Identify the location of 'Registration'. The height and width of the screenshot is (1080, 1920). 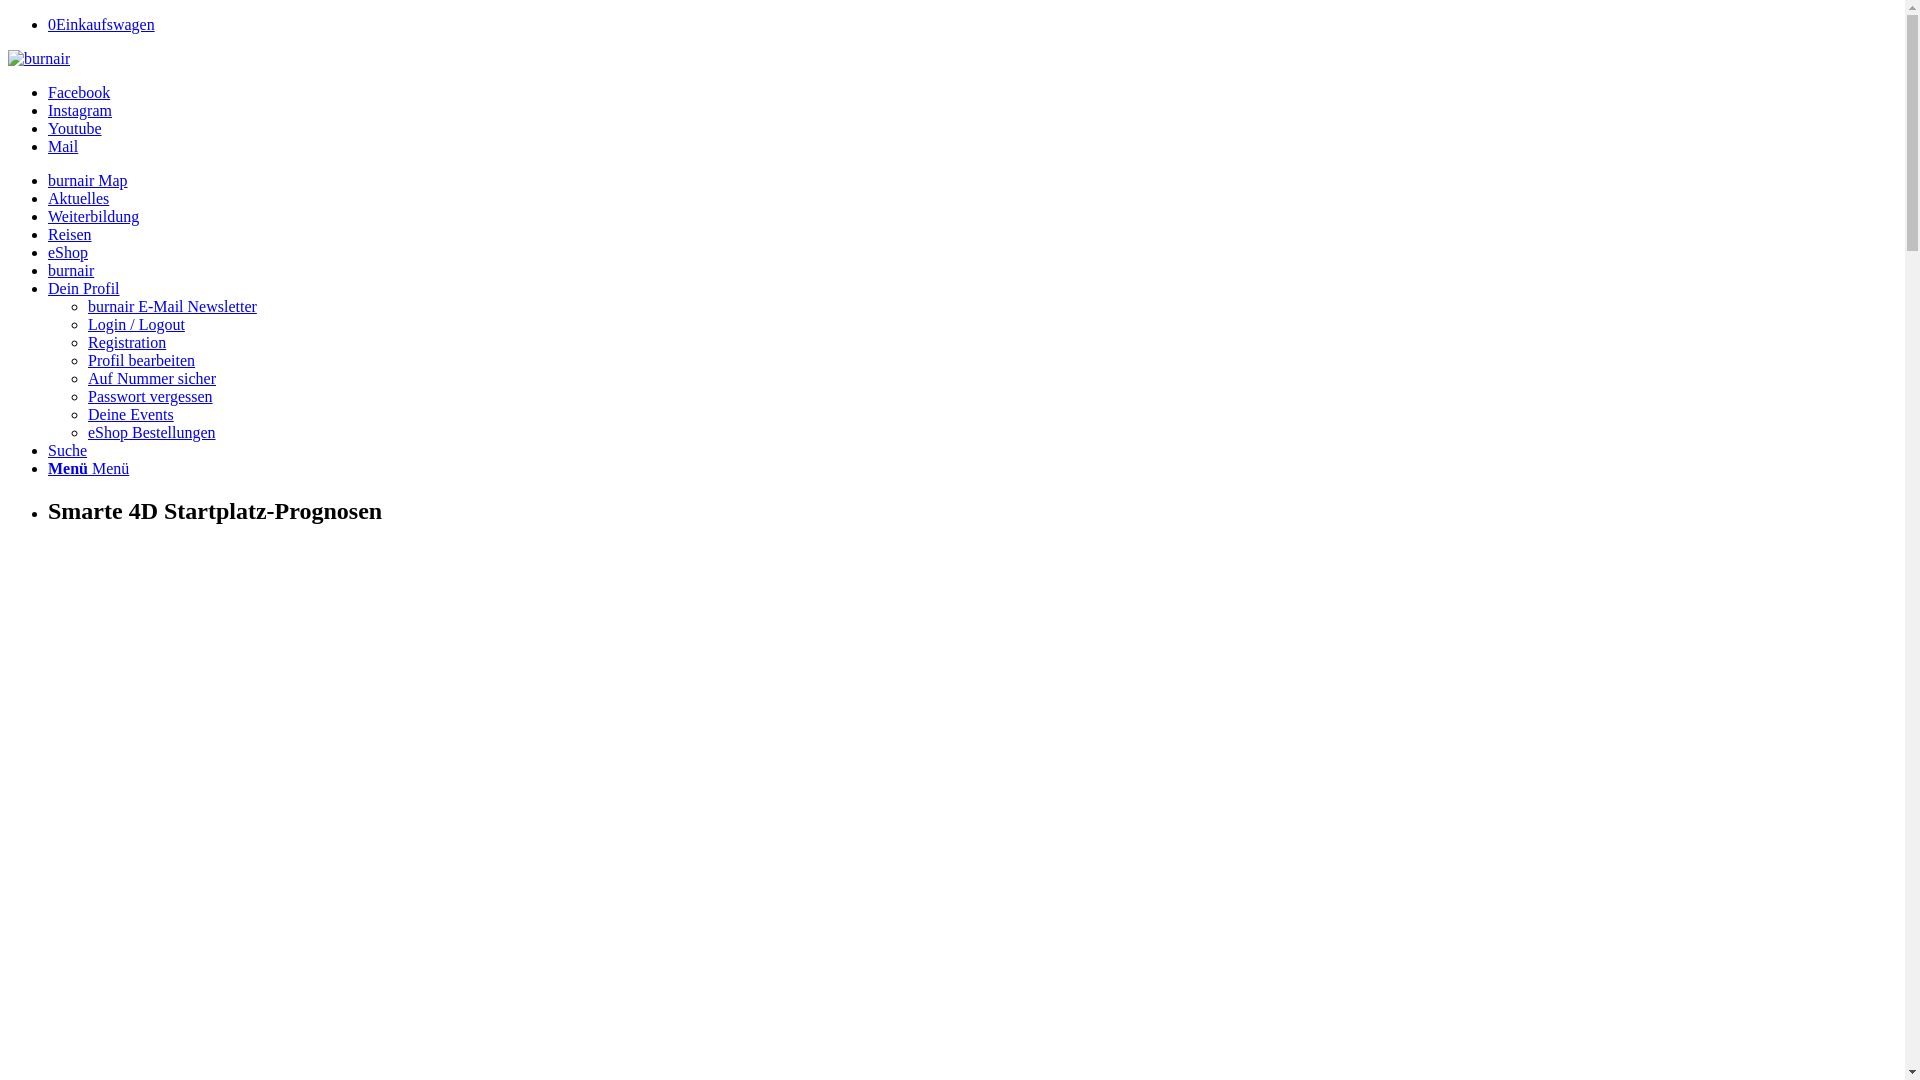
(125, 341).